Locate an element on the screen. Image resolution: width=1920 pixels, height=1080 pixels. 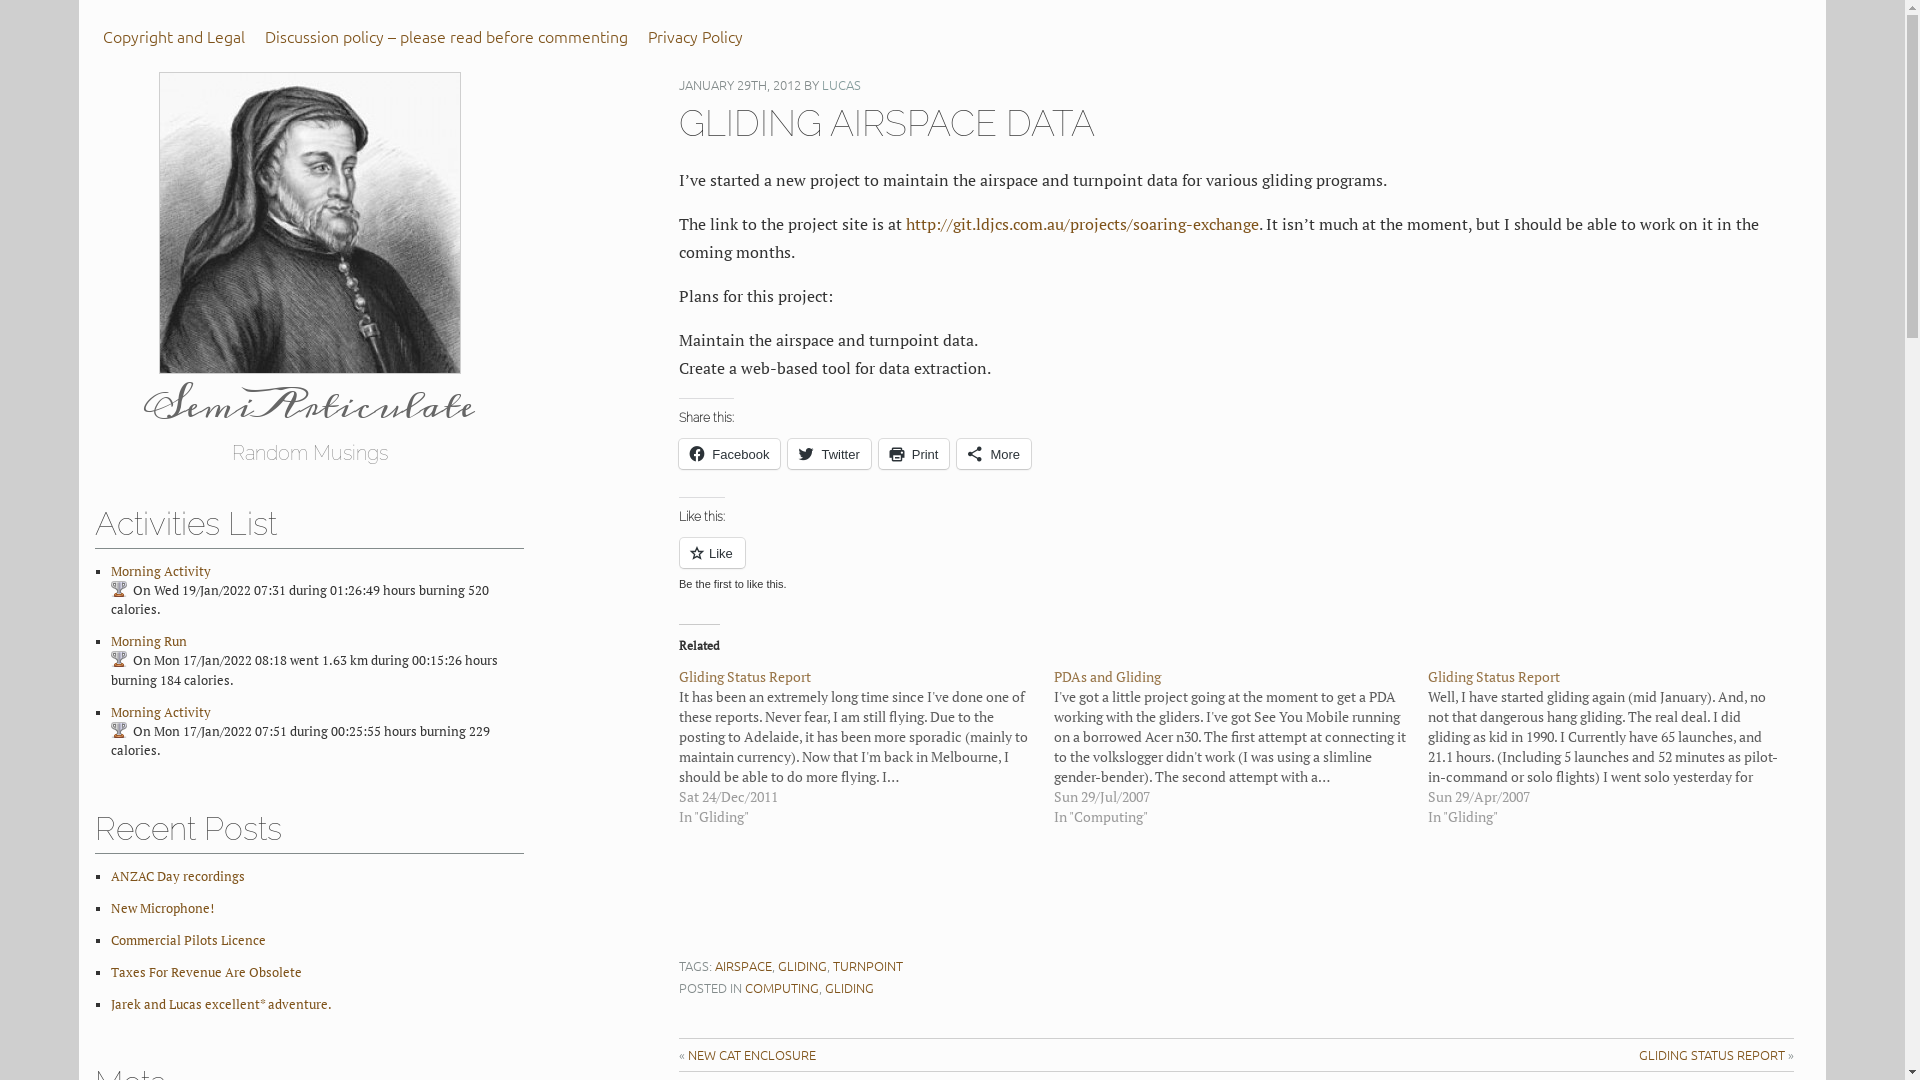
'LUCAS' is located at coordinates (841, 83).